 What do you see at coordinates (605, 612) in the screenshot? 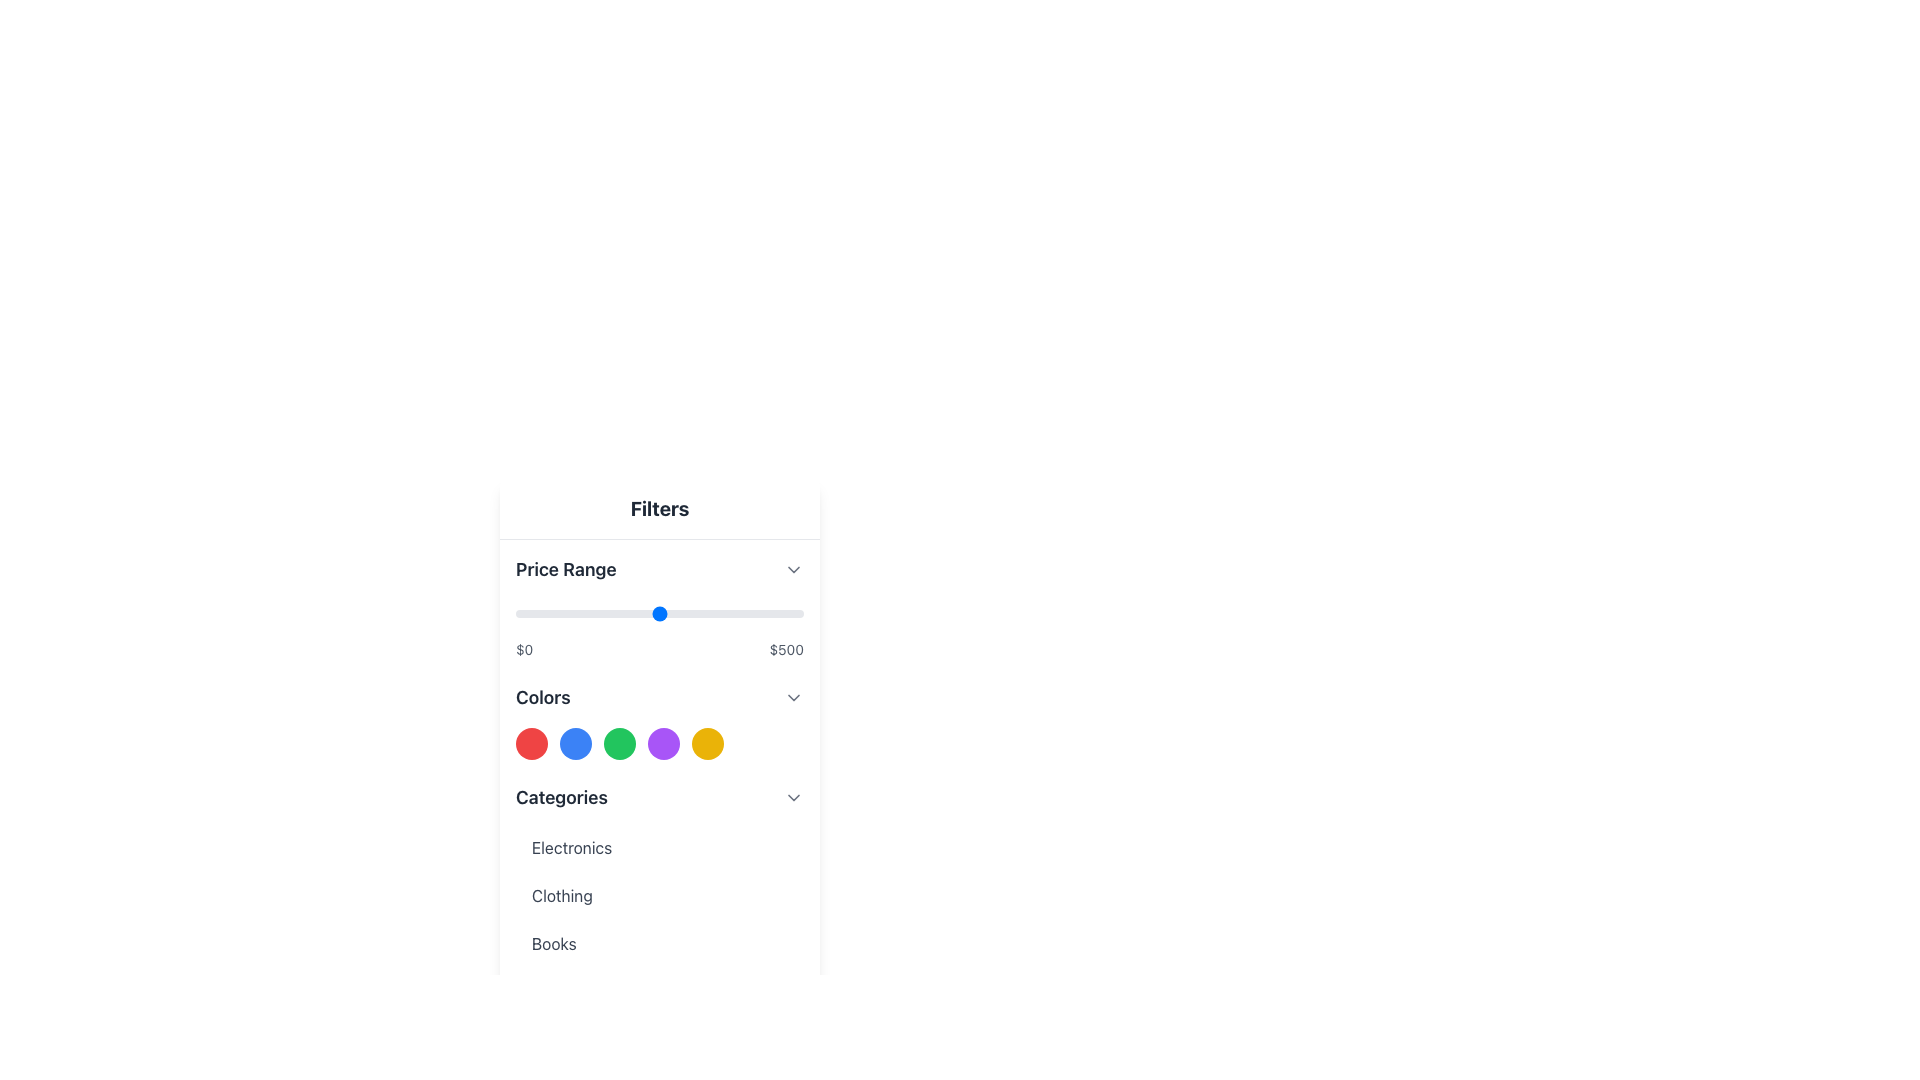
I see `the price range` at bounding box center [605, 612].